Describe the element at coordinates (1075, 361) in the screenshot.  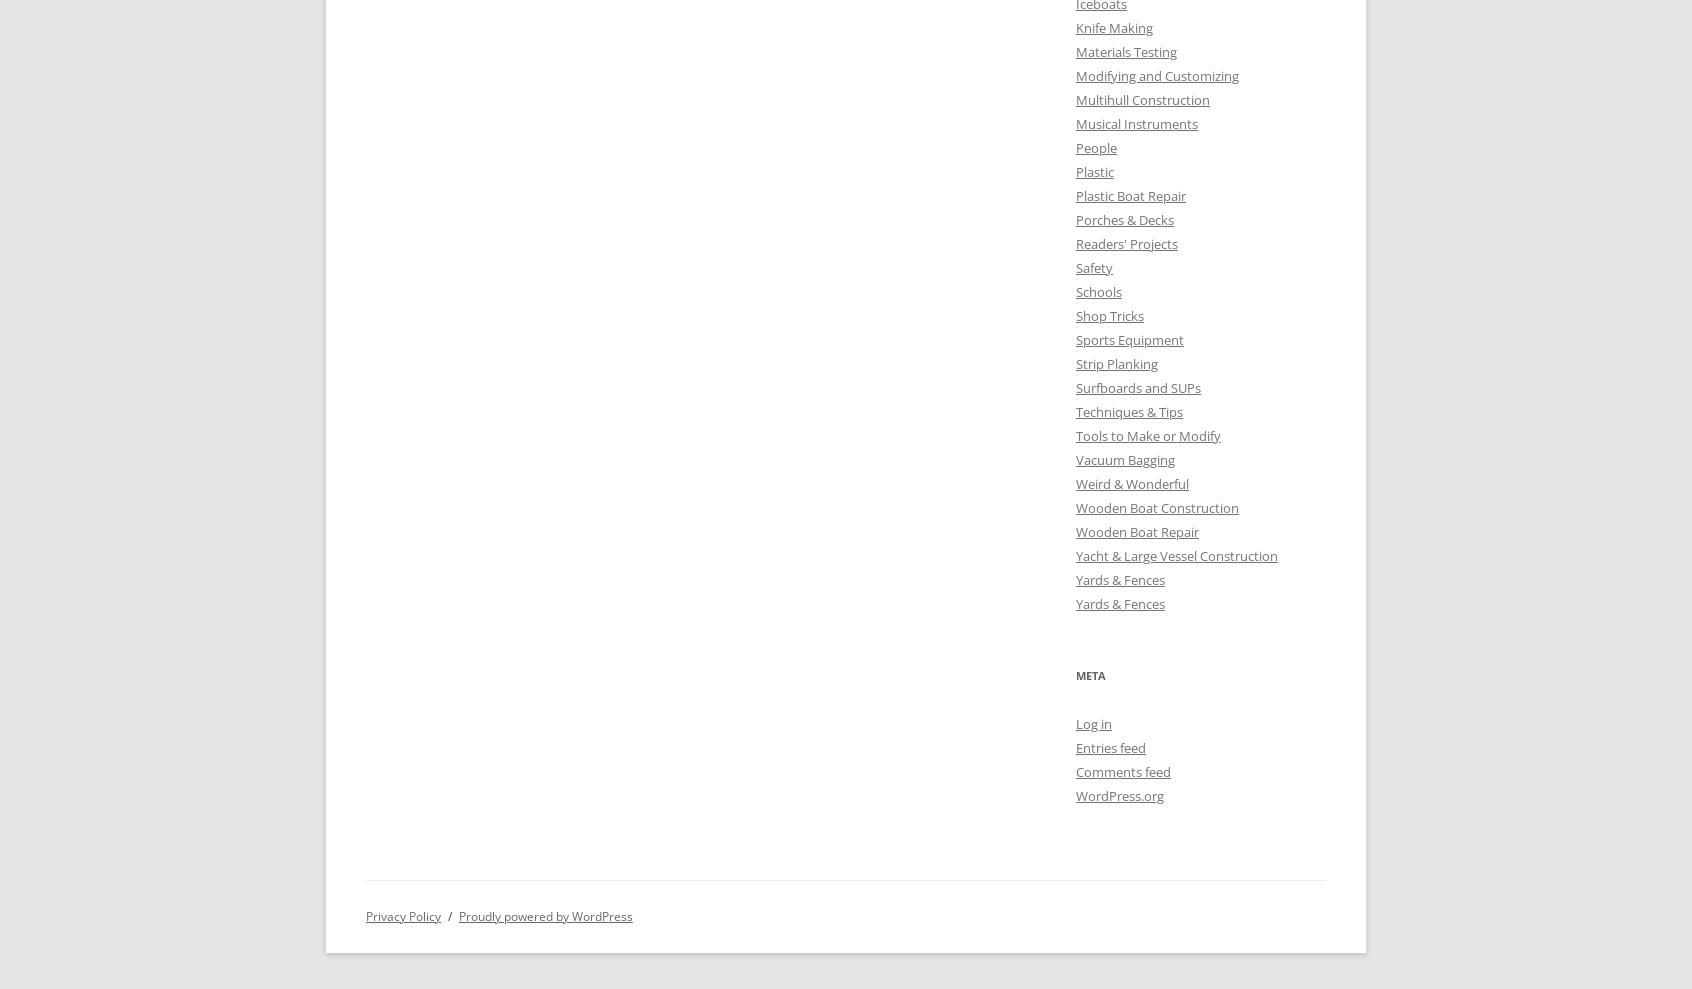
I see `'Strip Planking'` at that location.